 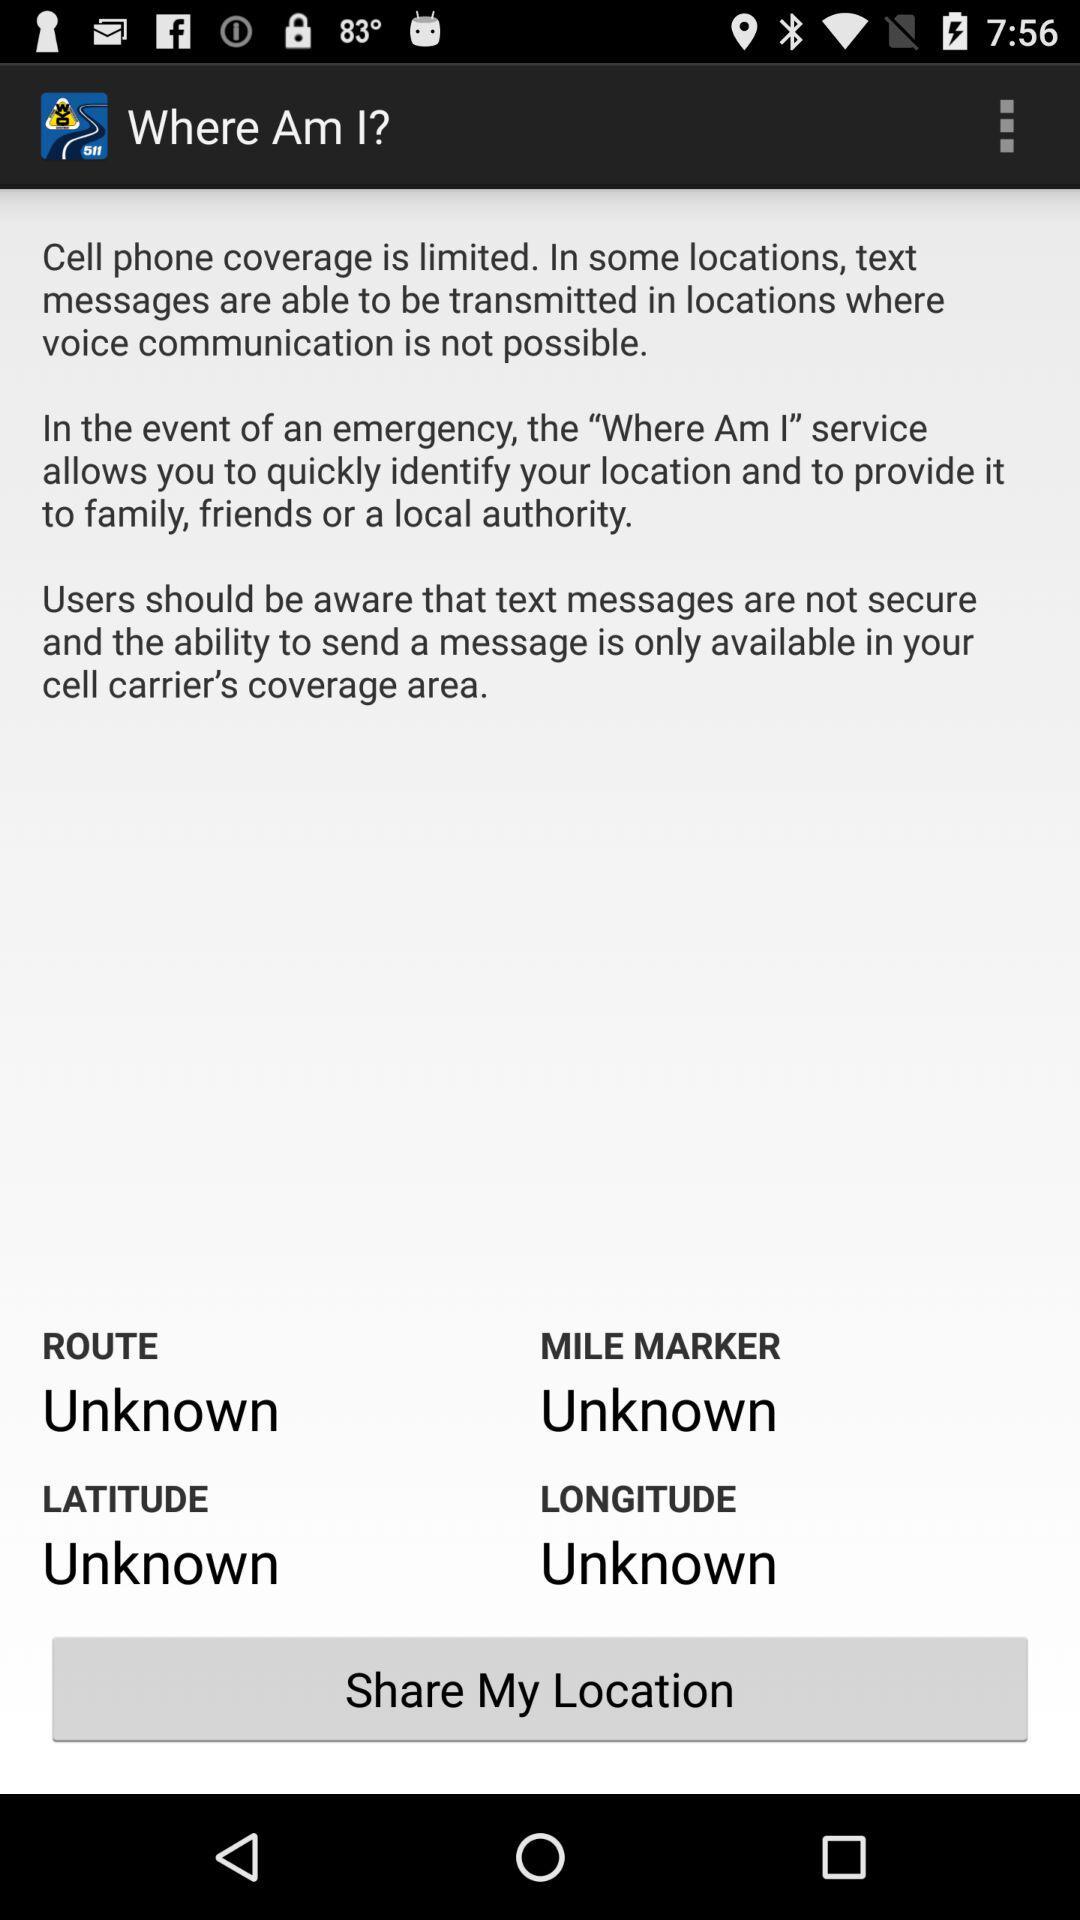 What do you see at coordinates (1006, 124) in the screenshot?
I see `icon next to the where am i? icon` at bounding box center [1006, 124].